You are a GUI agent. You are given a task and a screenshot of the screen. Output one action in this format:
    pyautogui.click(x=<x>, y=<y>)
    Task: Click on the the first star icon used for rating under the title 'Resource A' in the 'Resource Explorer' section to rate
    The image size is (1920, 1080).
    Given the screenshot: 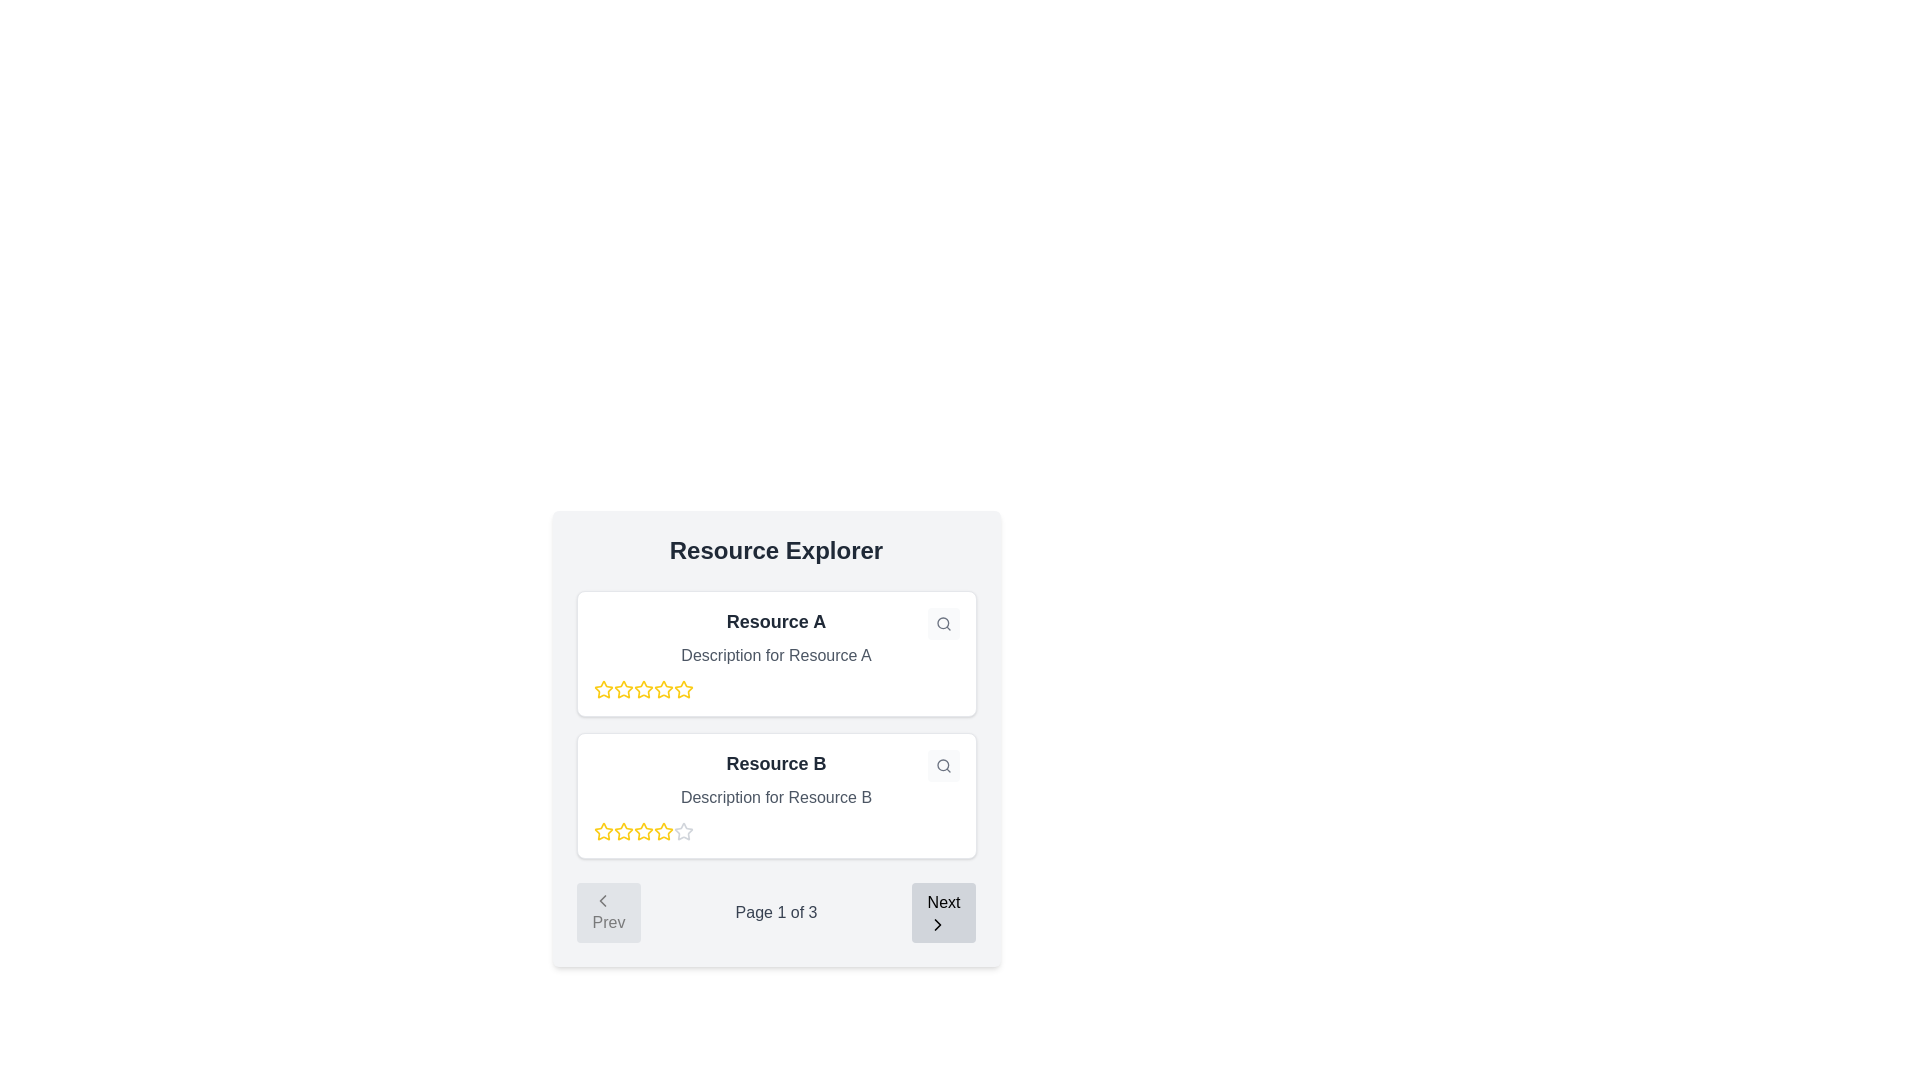 What is the action you would take?
    pyautogui.click(x=602, y=689)
    